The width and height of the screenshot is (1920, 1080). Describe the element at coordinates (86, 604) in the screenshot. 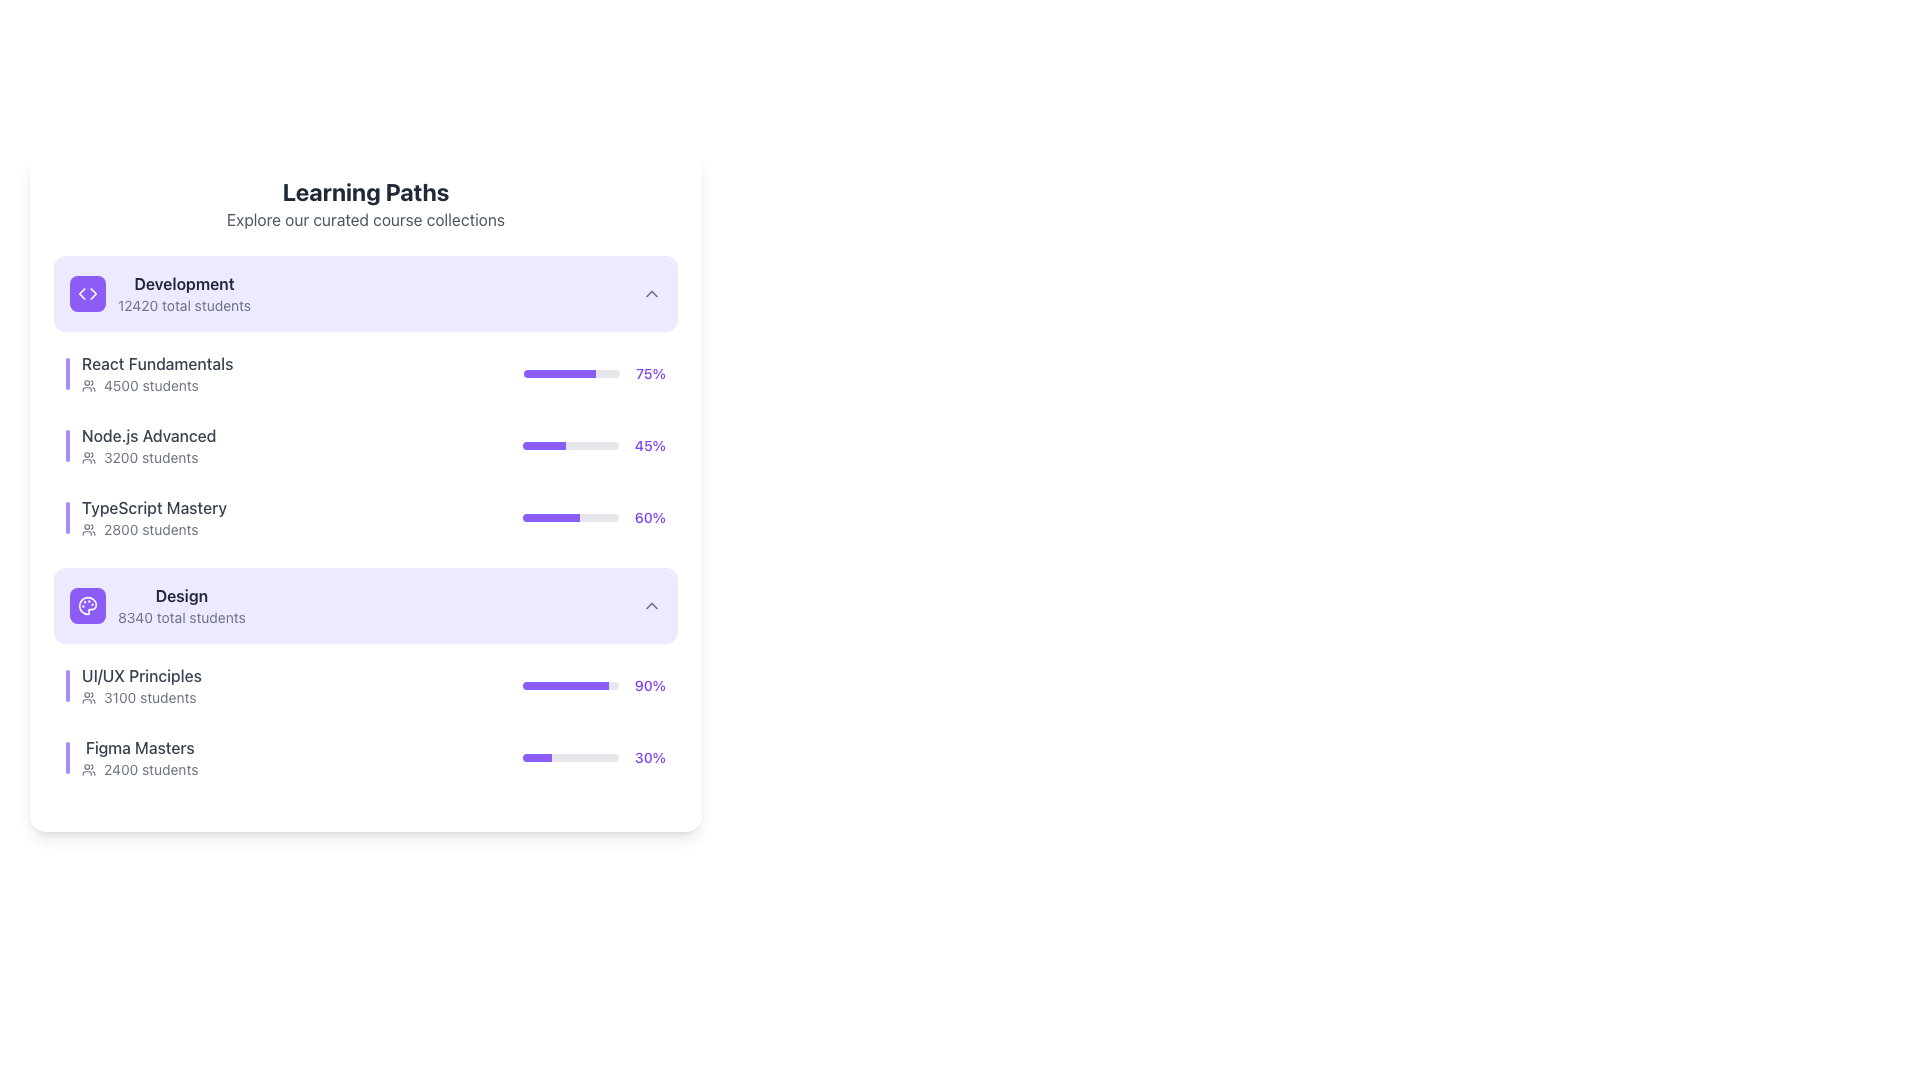

I see `the 'Design' icon located on the left side of the 'Design' title in the application interface` at that location.